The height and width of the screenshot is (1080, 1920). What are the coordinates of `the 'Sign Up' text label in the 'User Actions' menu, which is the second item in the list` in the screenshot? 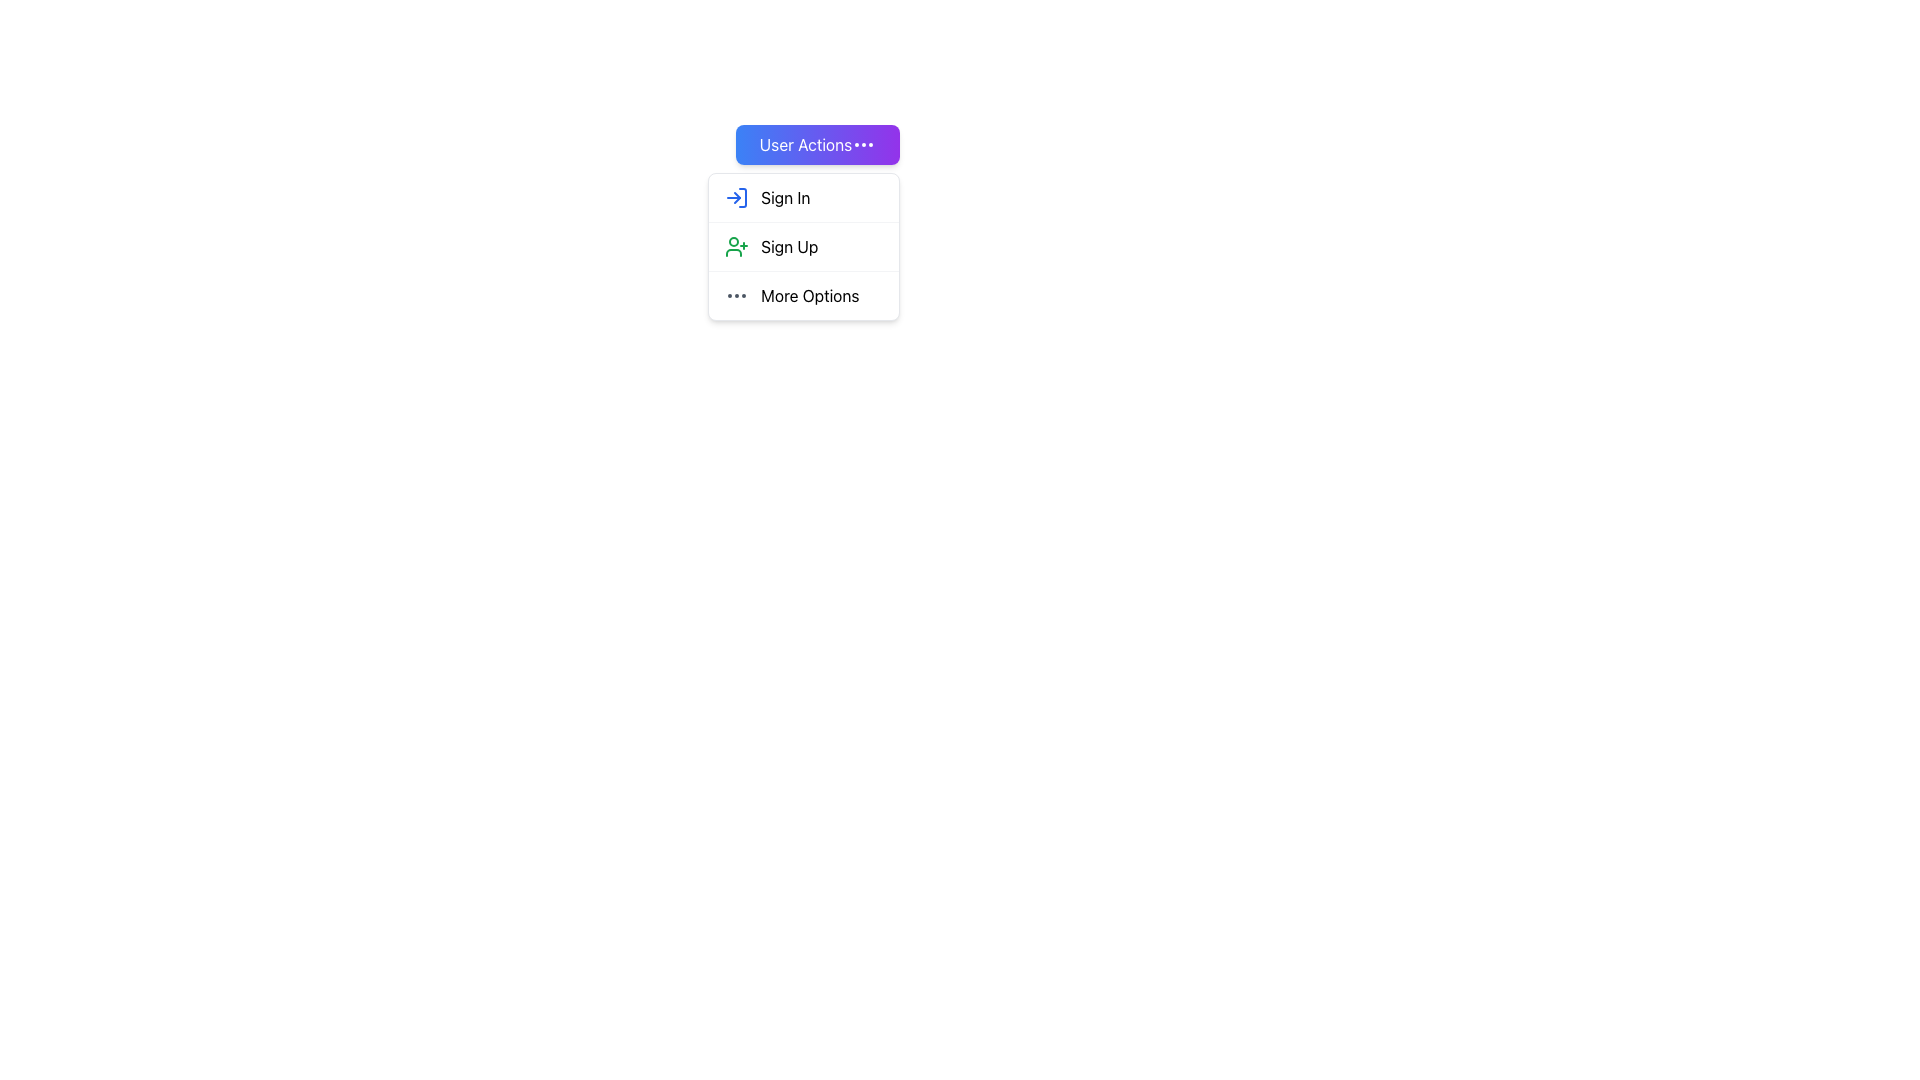 It's located at (788, 245).